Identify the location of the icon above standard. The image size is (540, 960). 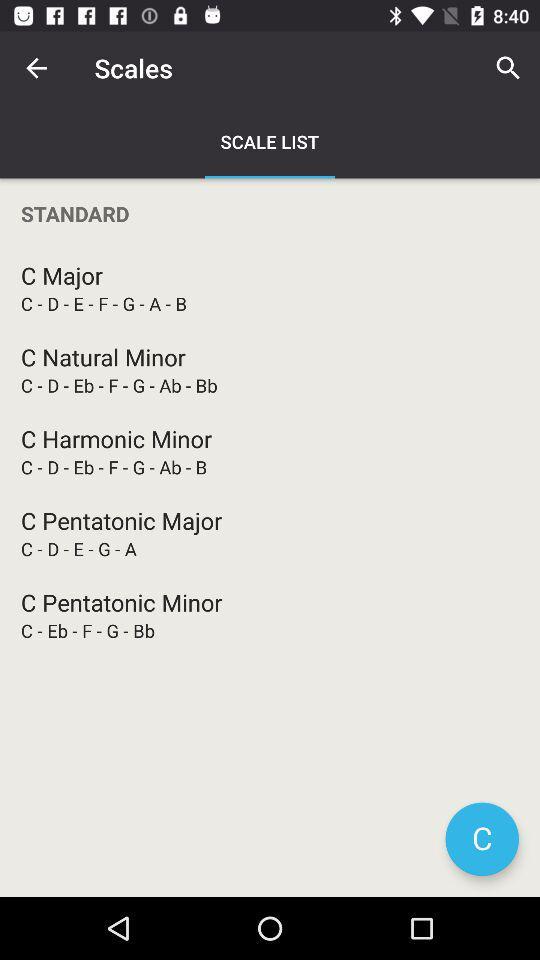
(36, 68).